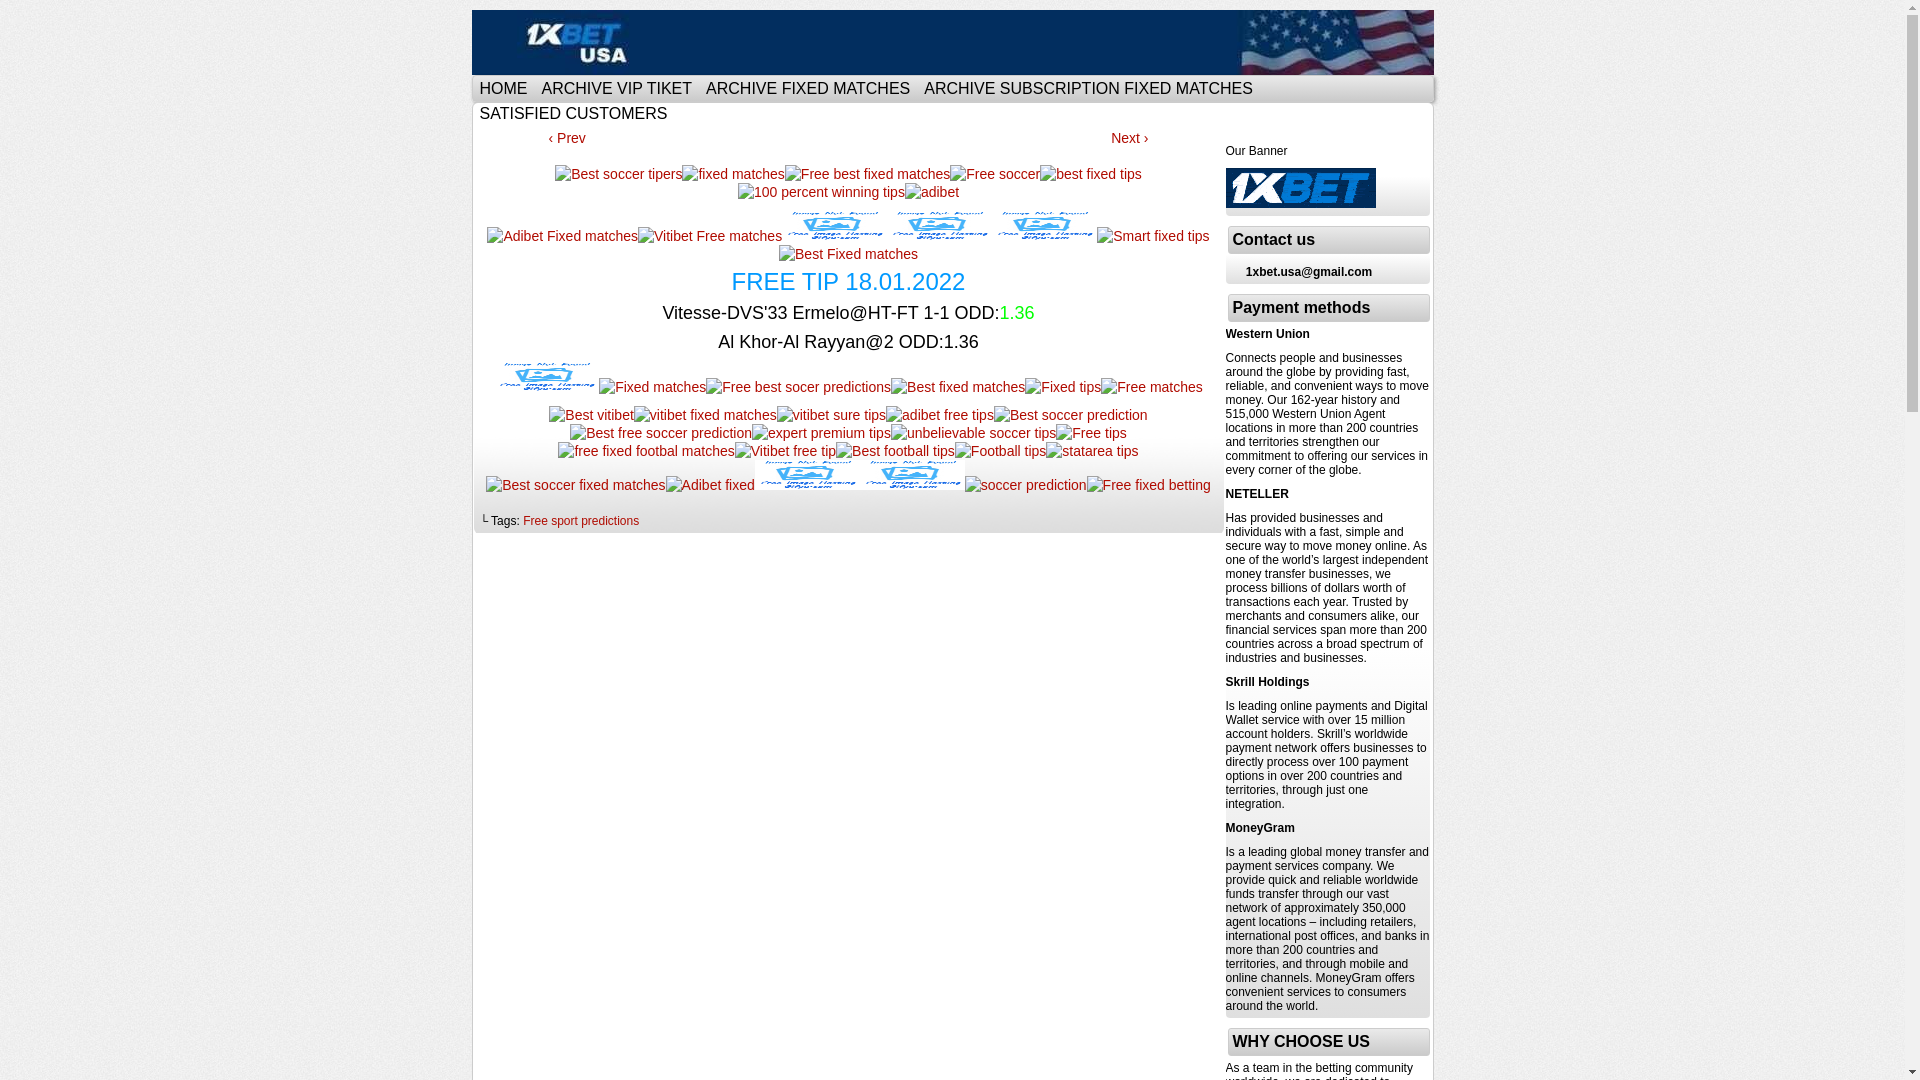 Image resolution: width=1920 pixels, height=1080 pixels. Describe the element at coordinates (1089, 172) in the screenshot. I see `'best fixed tips'` at that location.